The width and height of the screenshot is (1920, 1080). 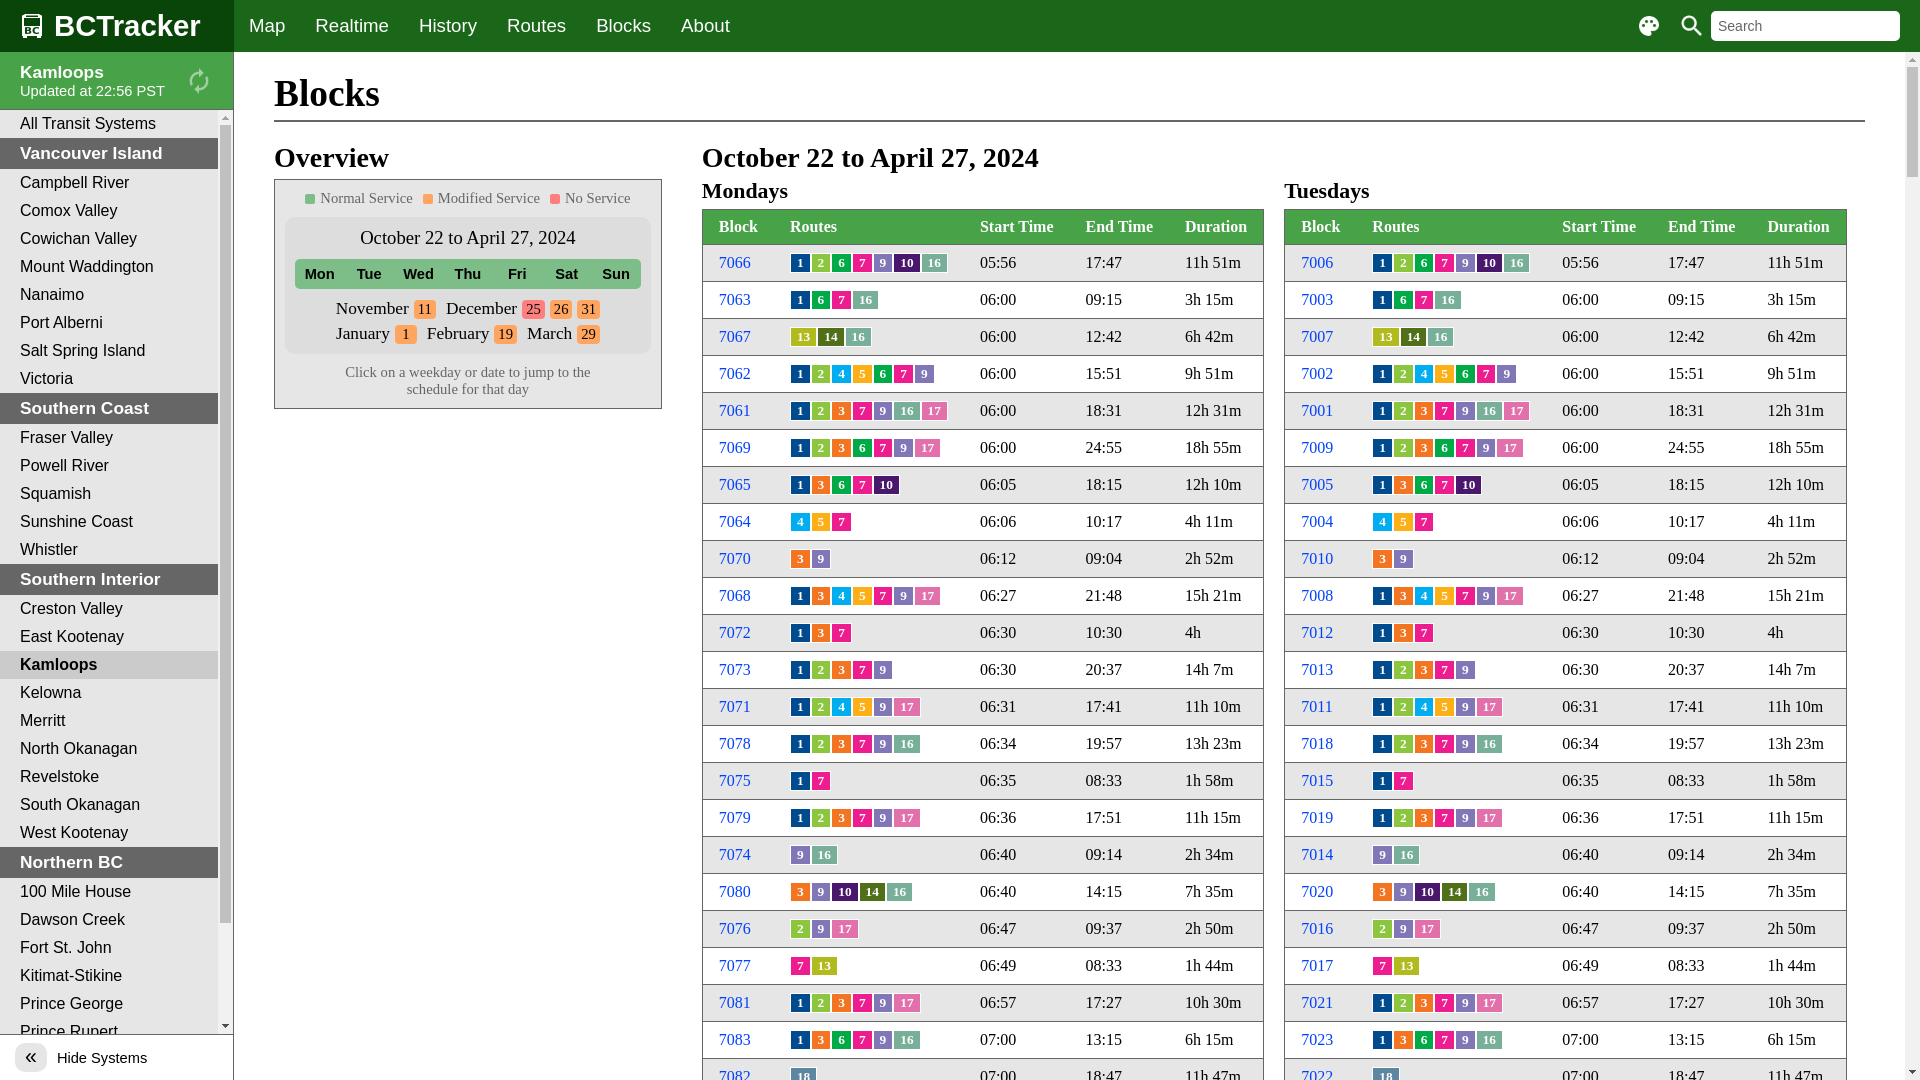 What do you see at coordinates (1371, 559) in the screenshot?
I see `'3'` at bounding box center [1371, 559].